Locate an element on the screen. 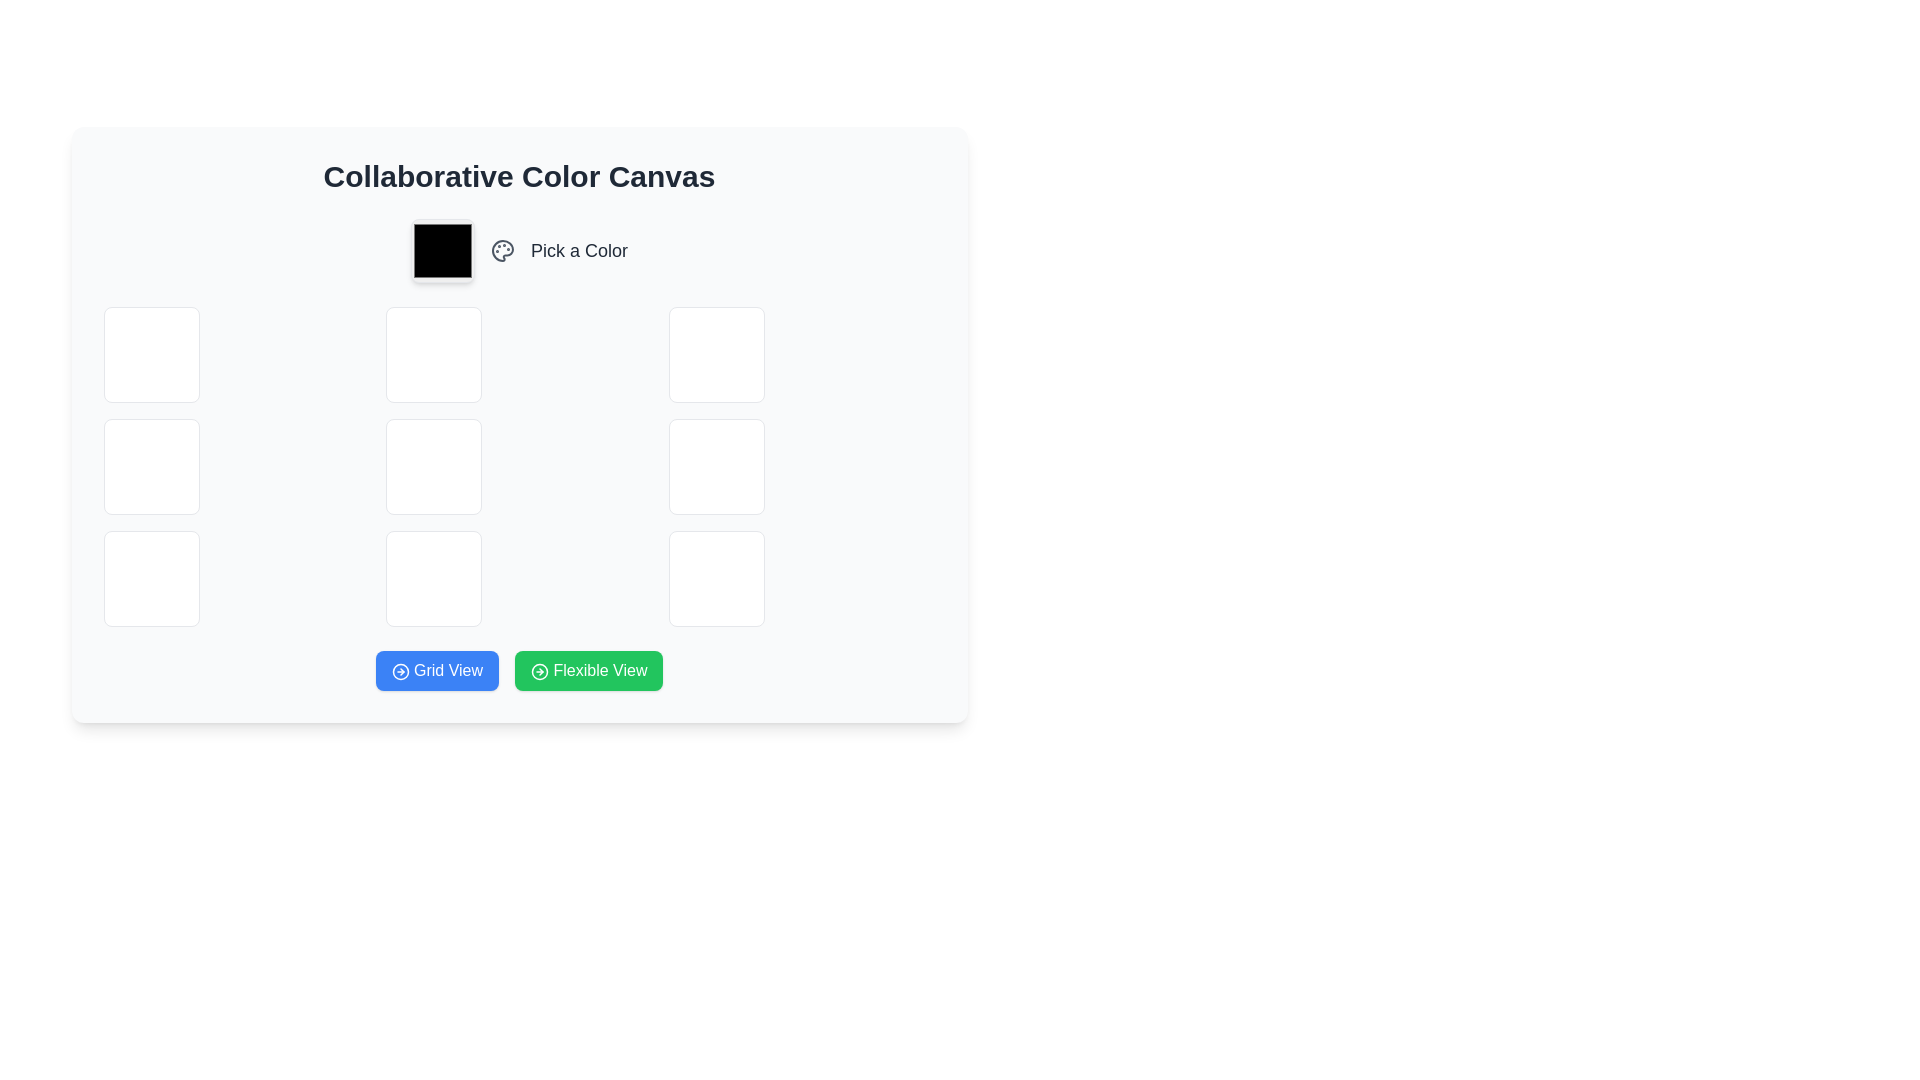 The width and height of the screenshot is (1920, 1080). the right-pointing arrow icon enclosed within a circle, which is located on the left side of the 'Grid View' button is located at coordinates (400, 671).